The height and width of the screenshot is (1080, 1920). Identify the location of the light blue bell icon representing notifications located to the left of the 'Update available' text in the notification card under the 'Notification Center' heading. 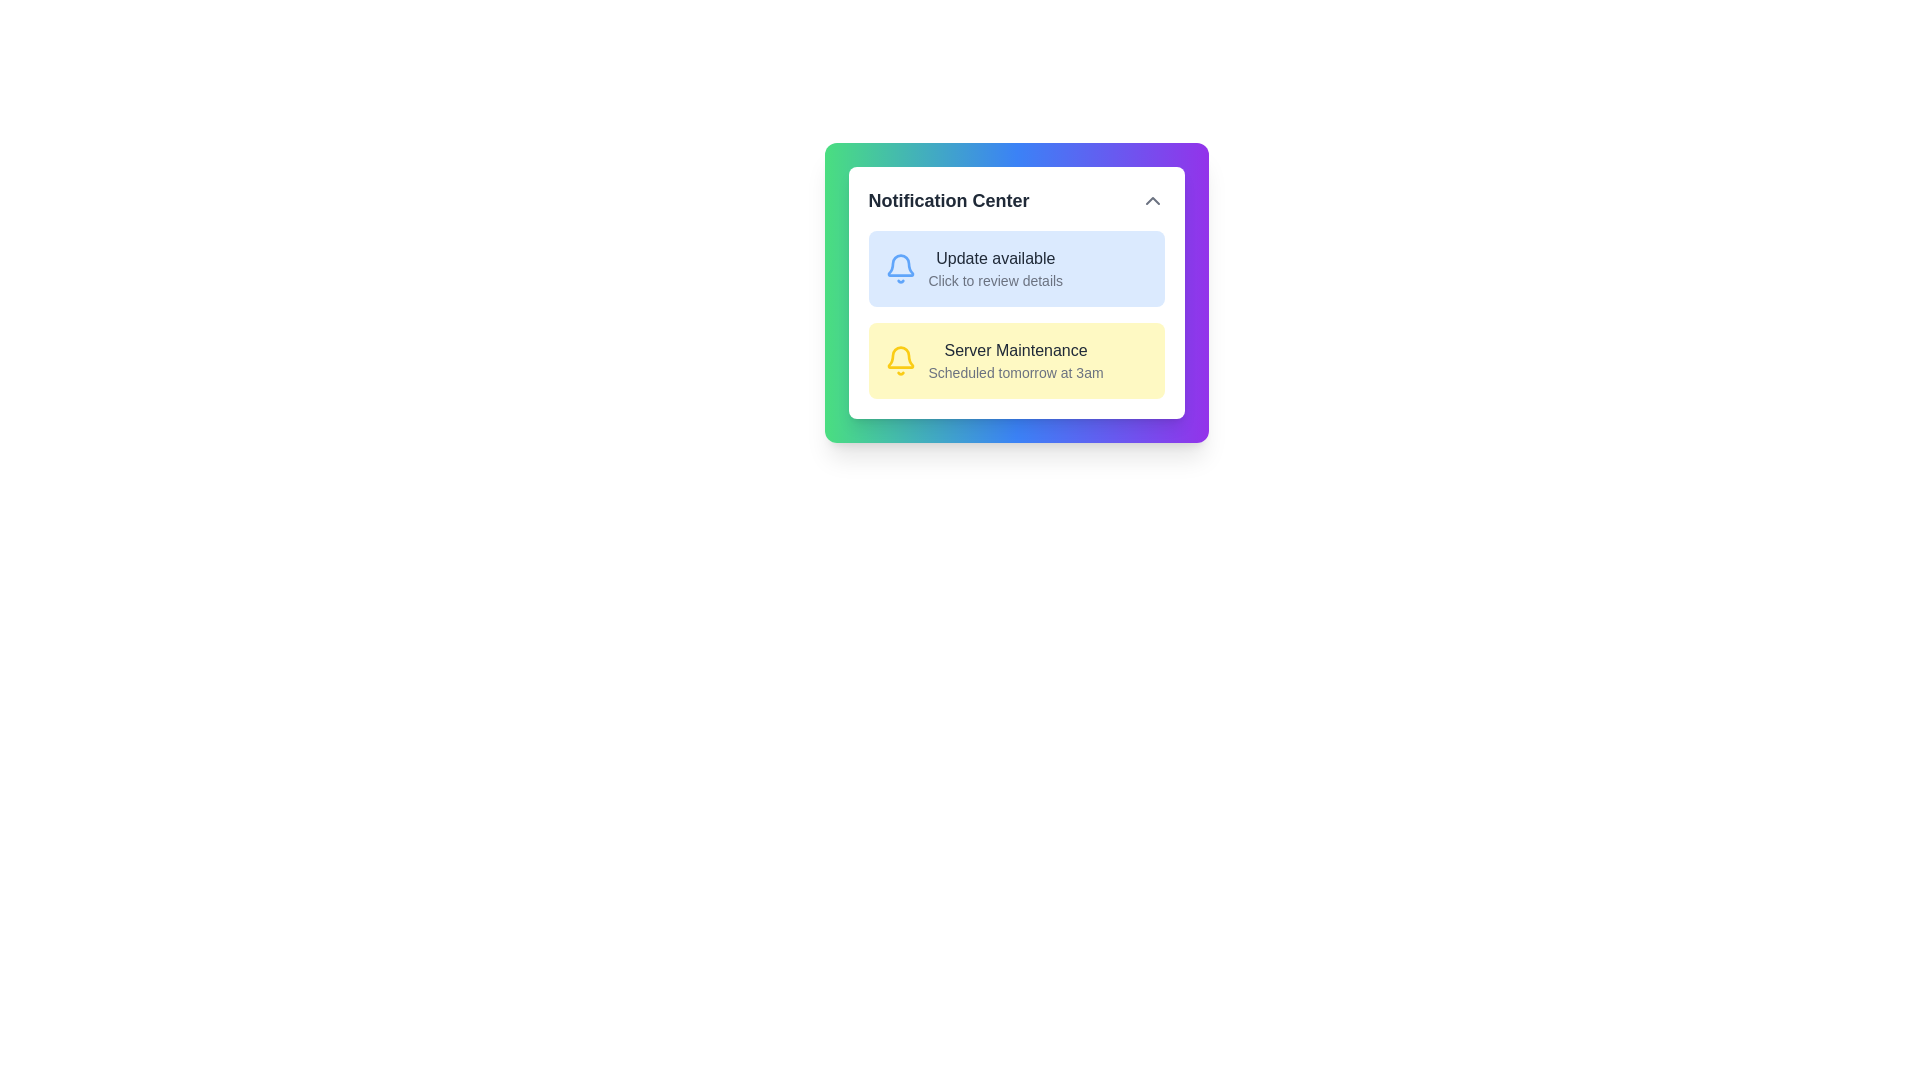
(899, 268).